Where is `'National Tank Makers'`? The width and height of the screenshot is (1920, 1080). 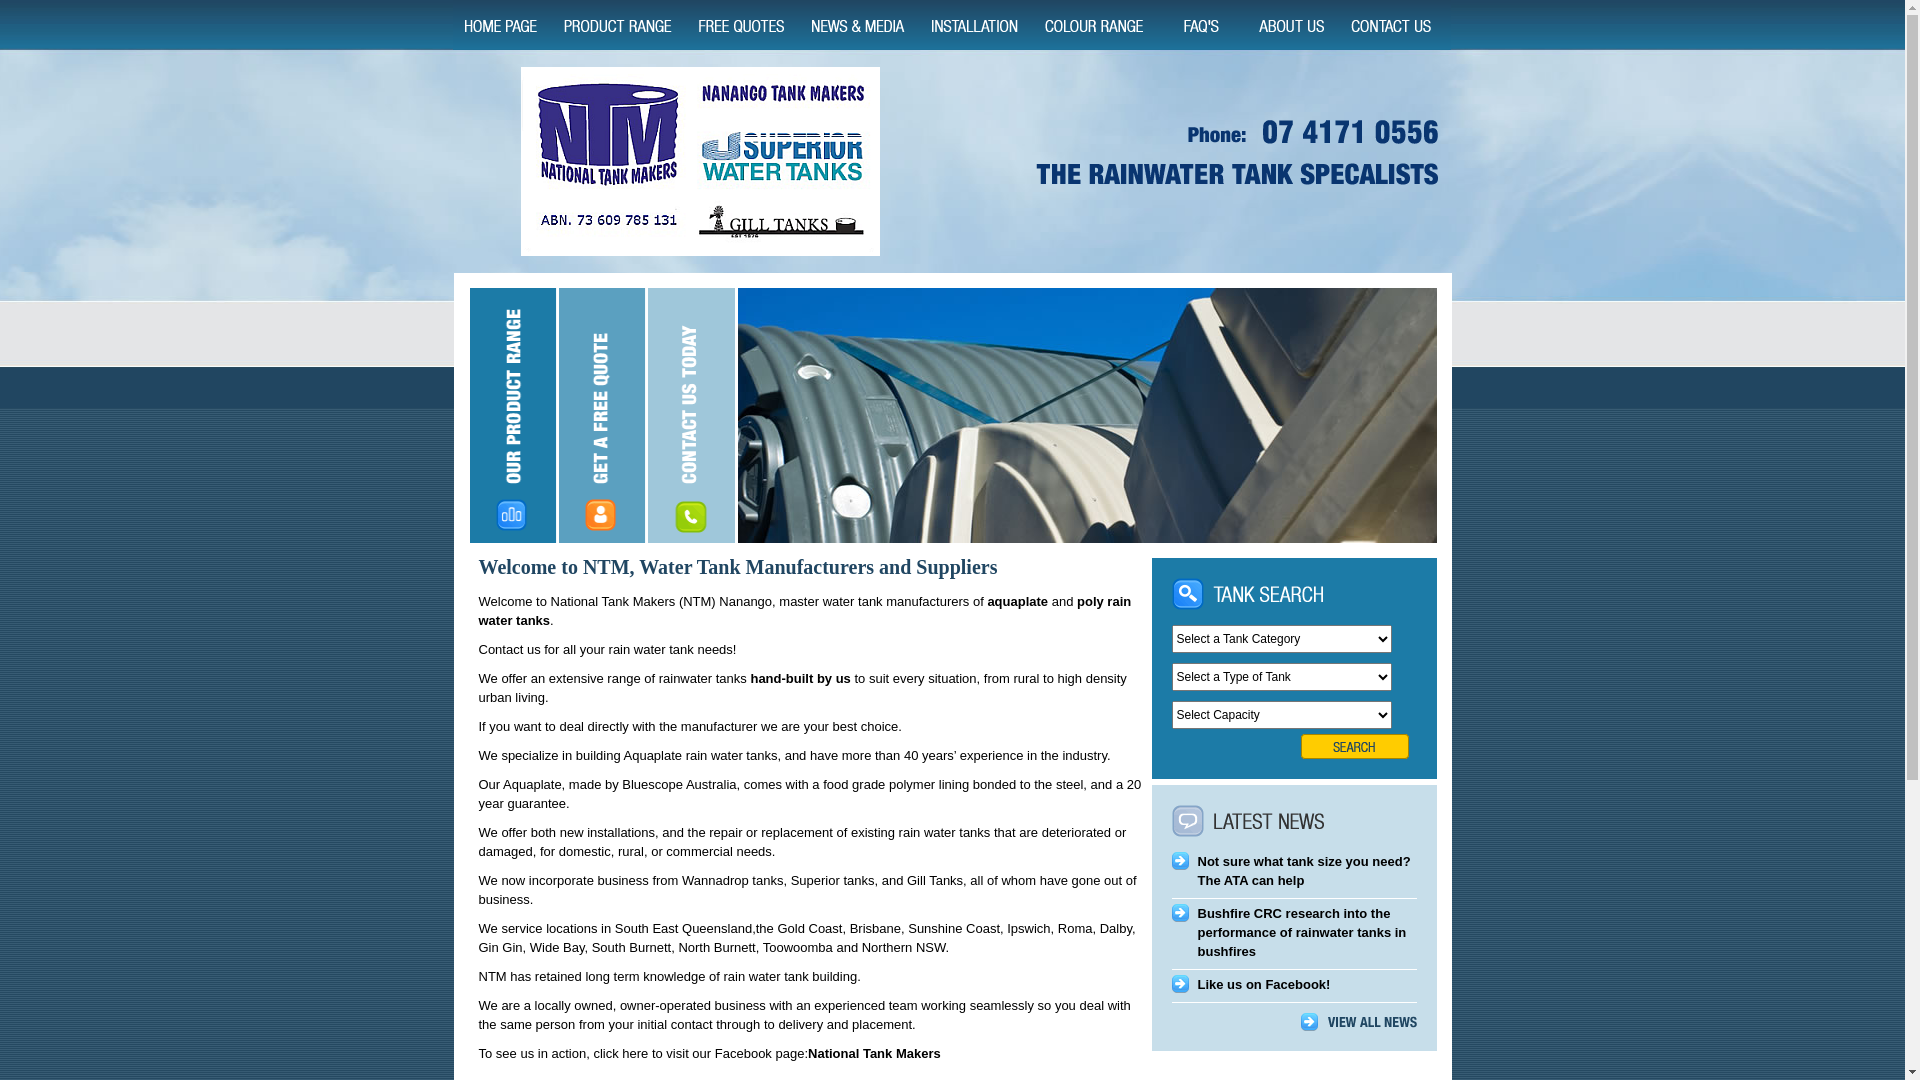
'National Tank Makers' is located at coordinates (874, 1052).